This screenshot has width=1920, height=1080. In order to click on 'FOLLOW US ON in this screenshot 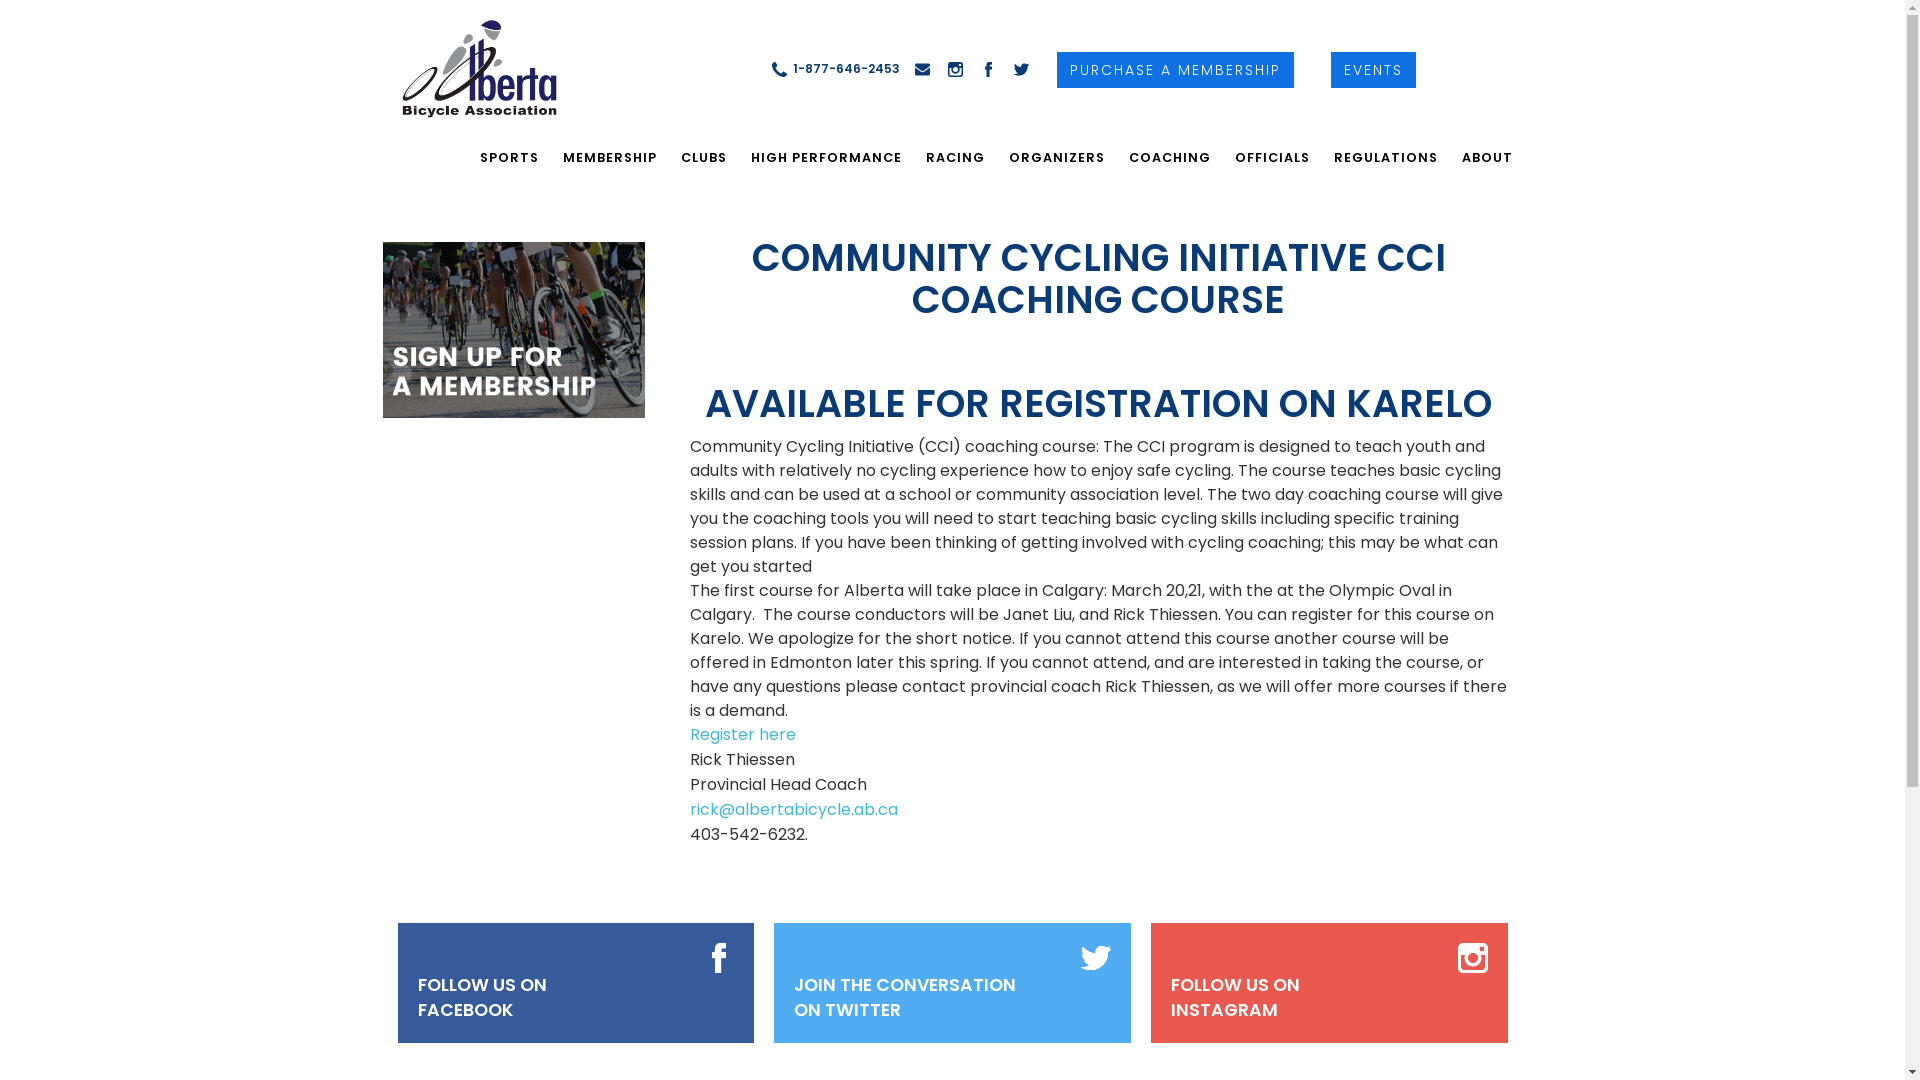, I will do `click(1234, 998)`.